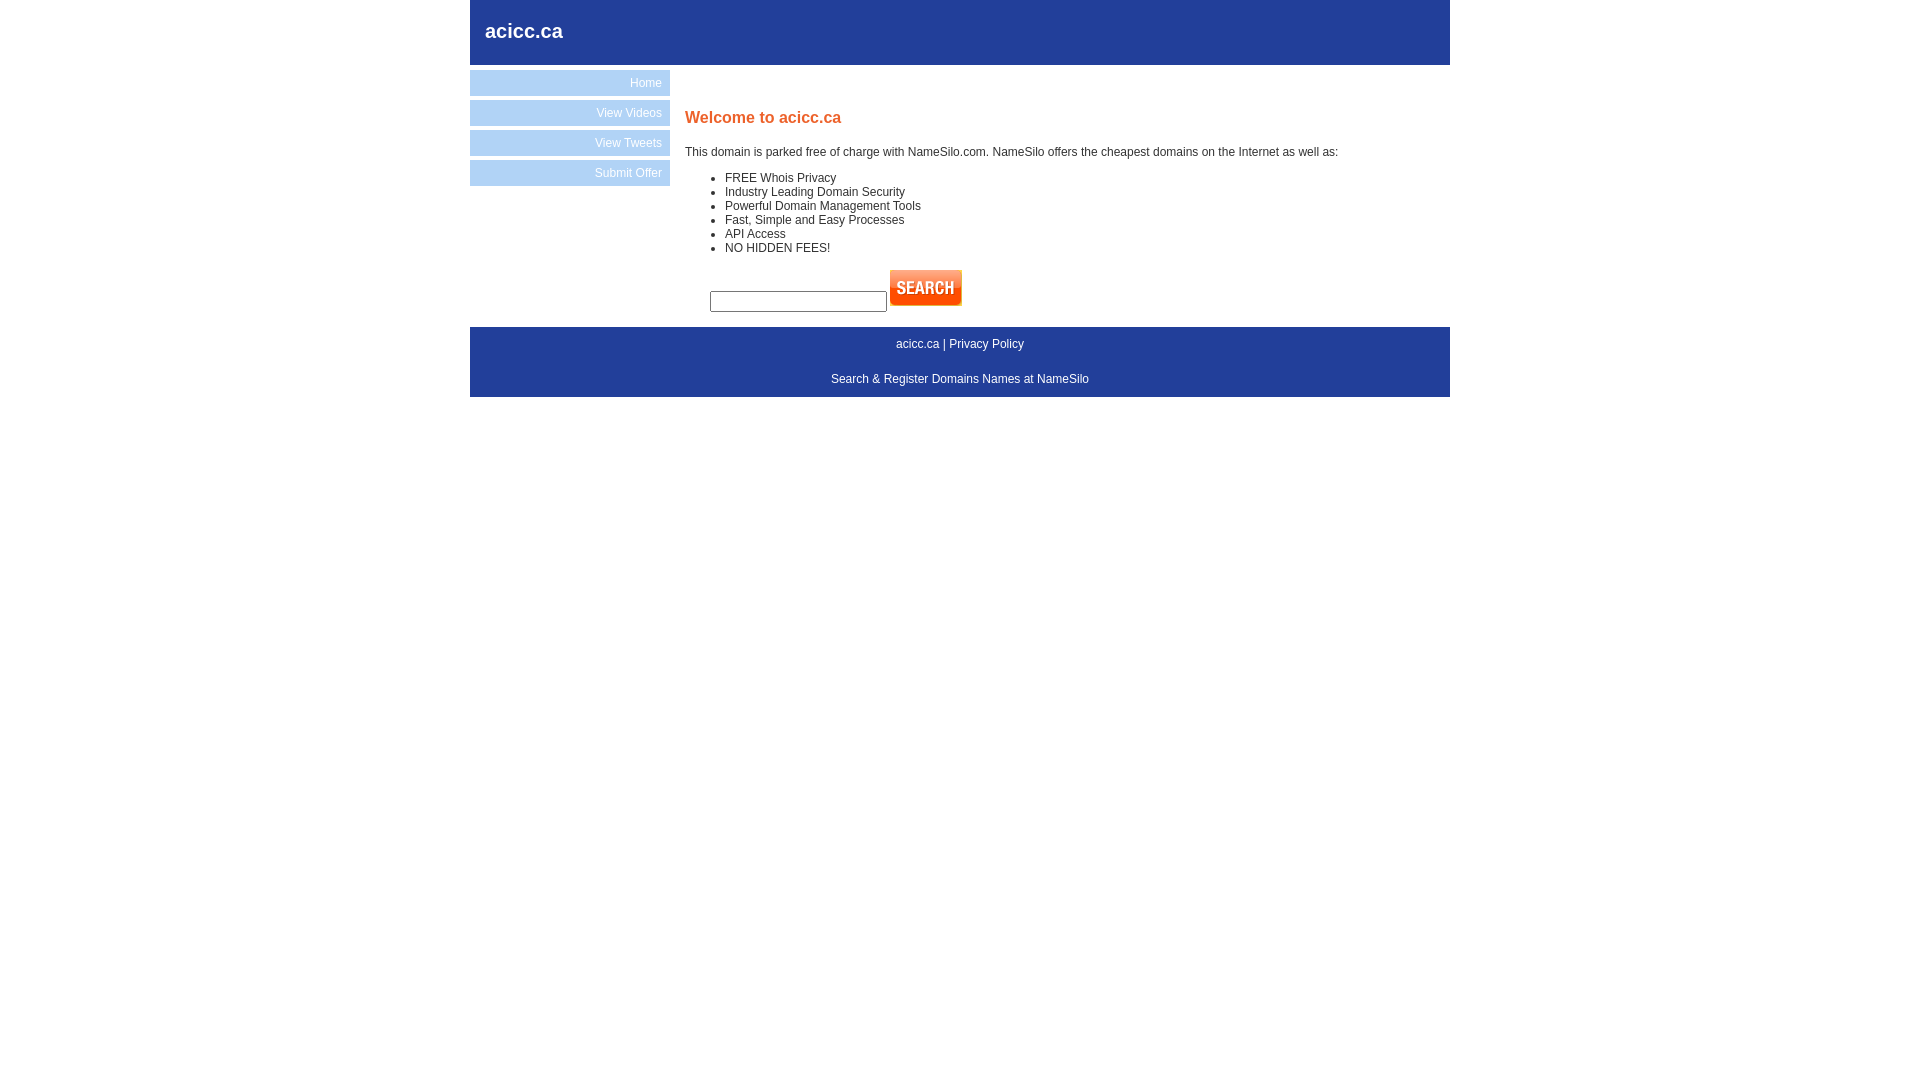  I want to click on 'Home', so click(469, 82).